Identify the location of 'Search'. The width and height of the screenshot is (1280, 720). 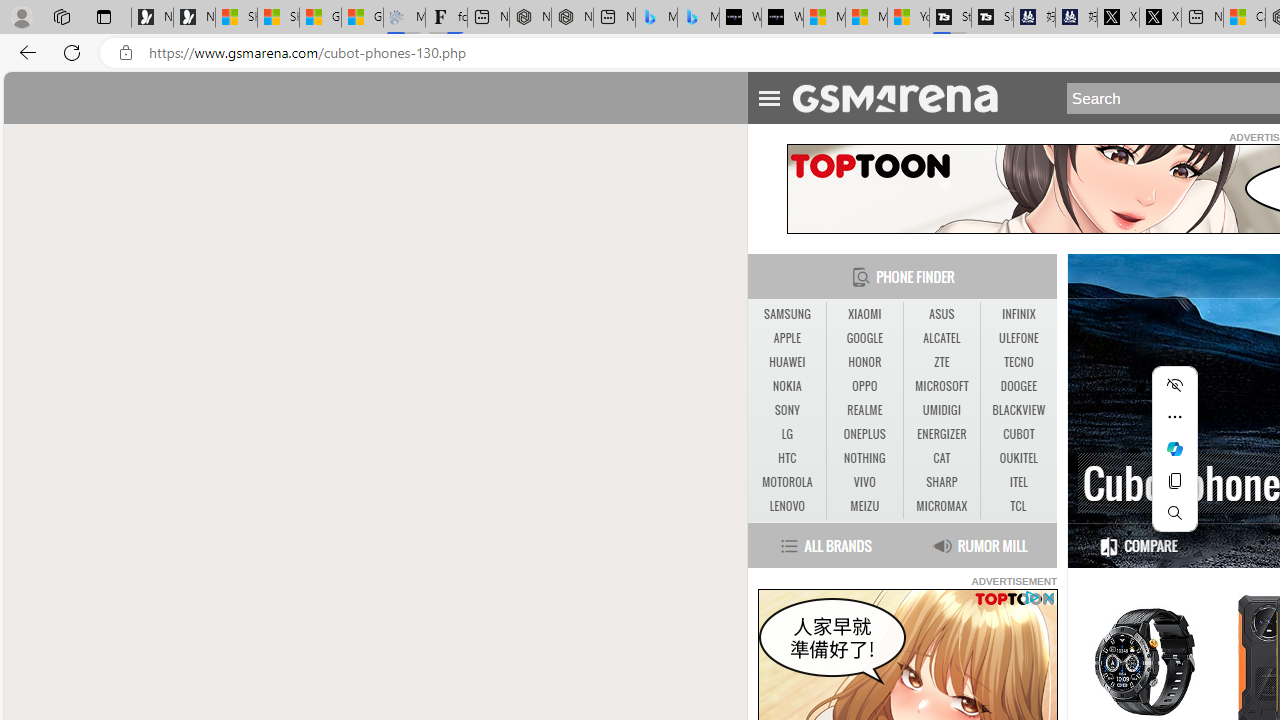
(1175, 512).